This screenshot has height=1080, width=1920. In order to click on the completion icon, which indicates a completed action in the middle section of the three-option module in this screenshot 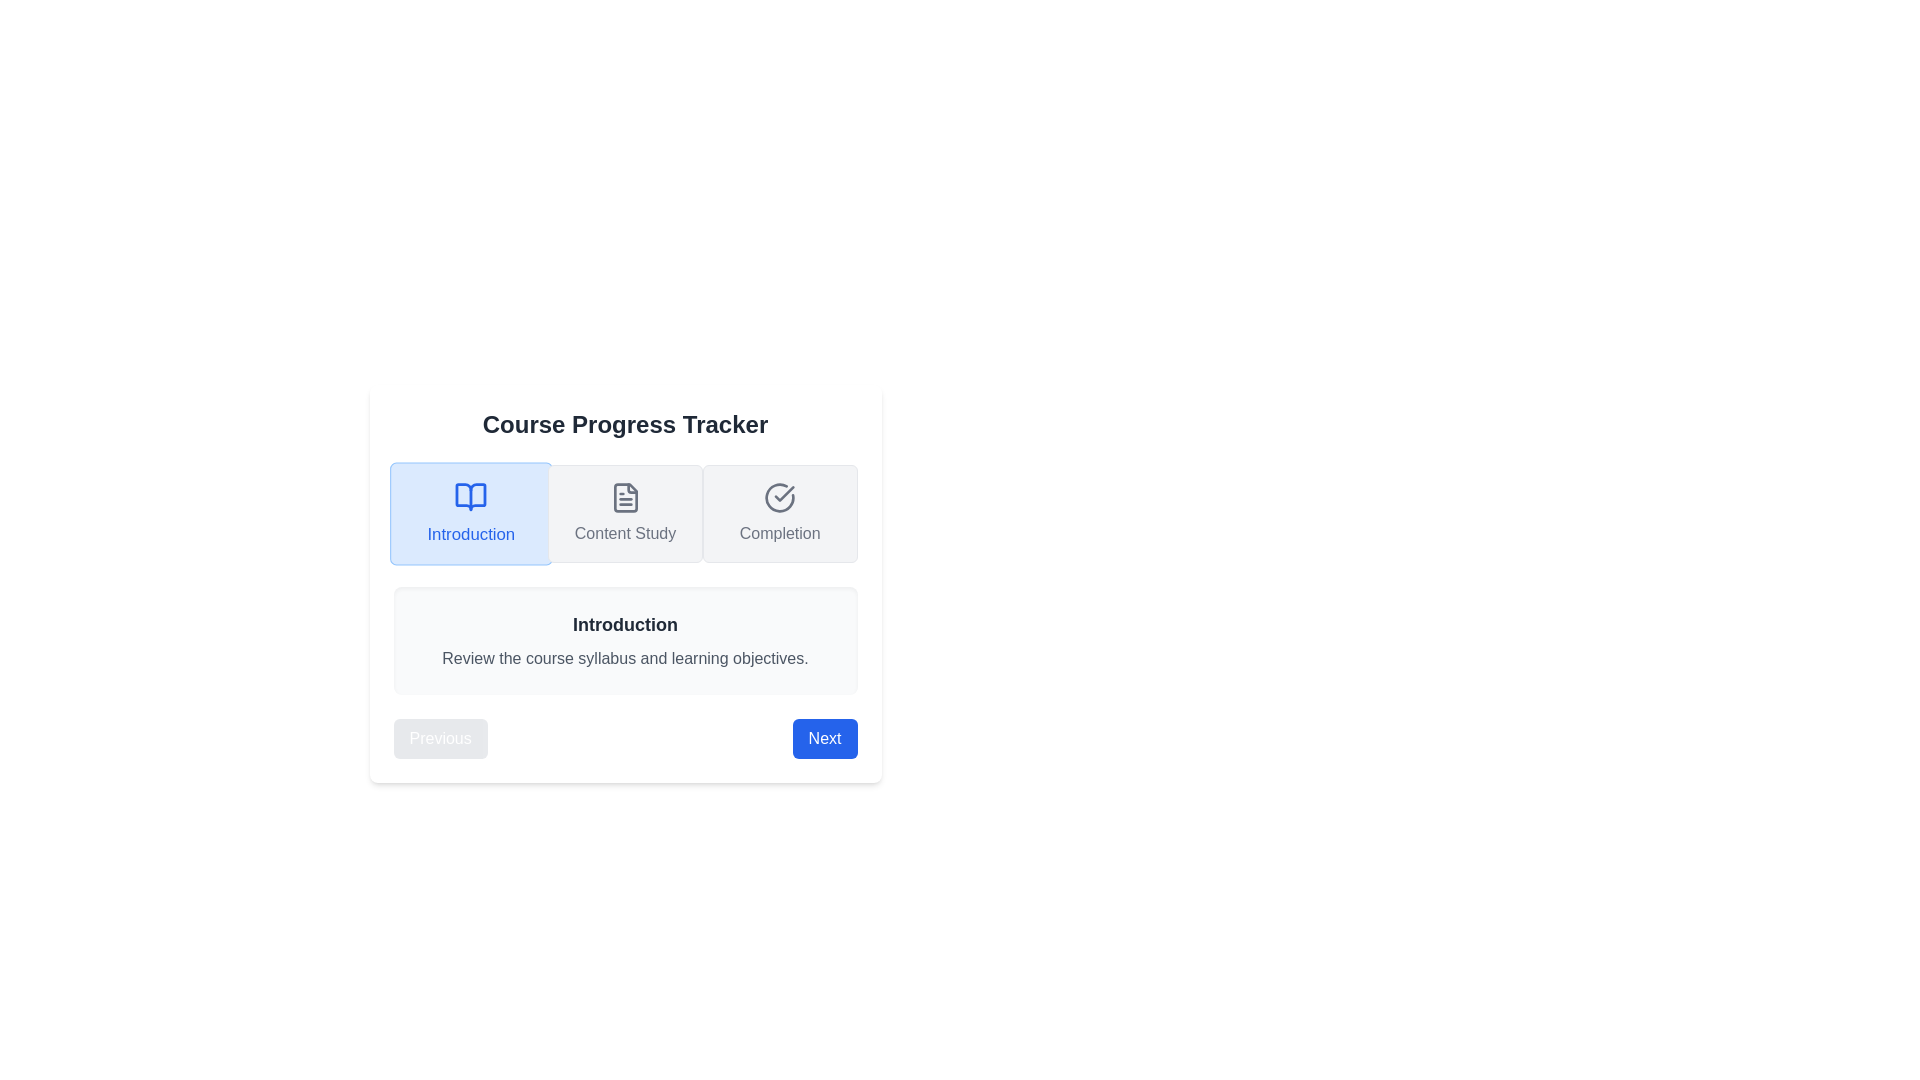, I will do `click(779, 496)`.